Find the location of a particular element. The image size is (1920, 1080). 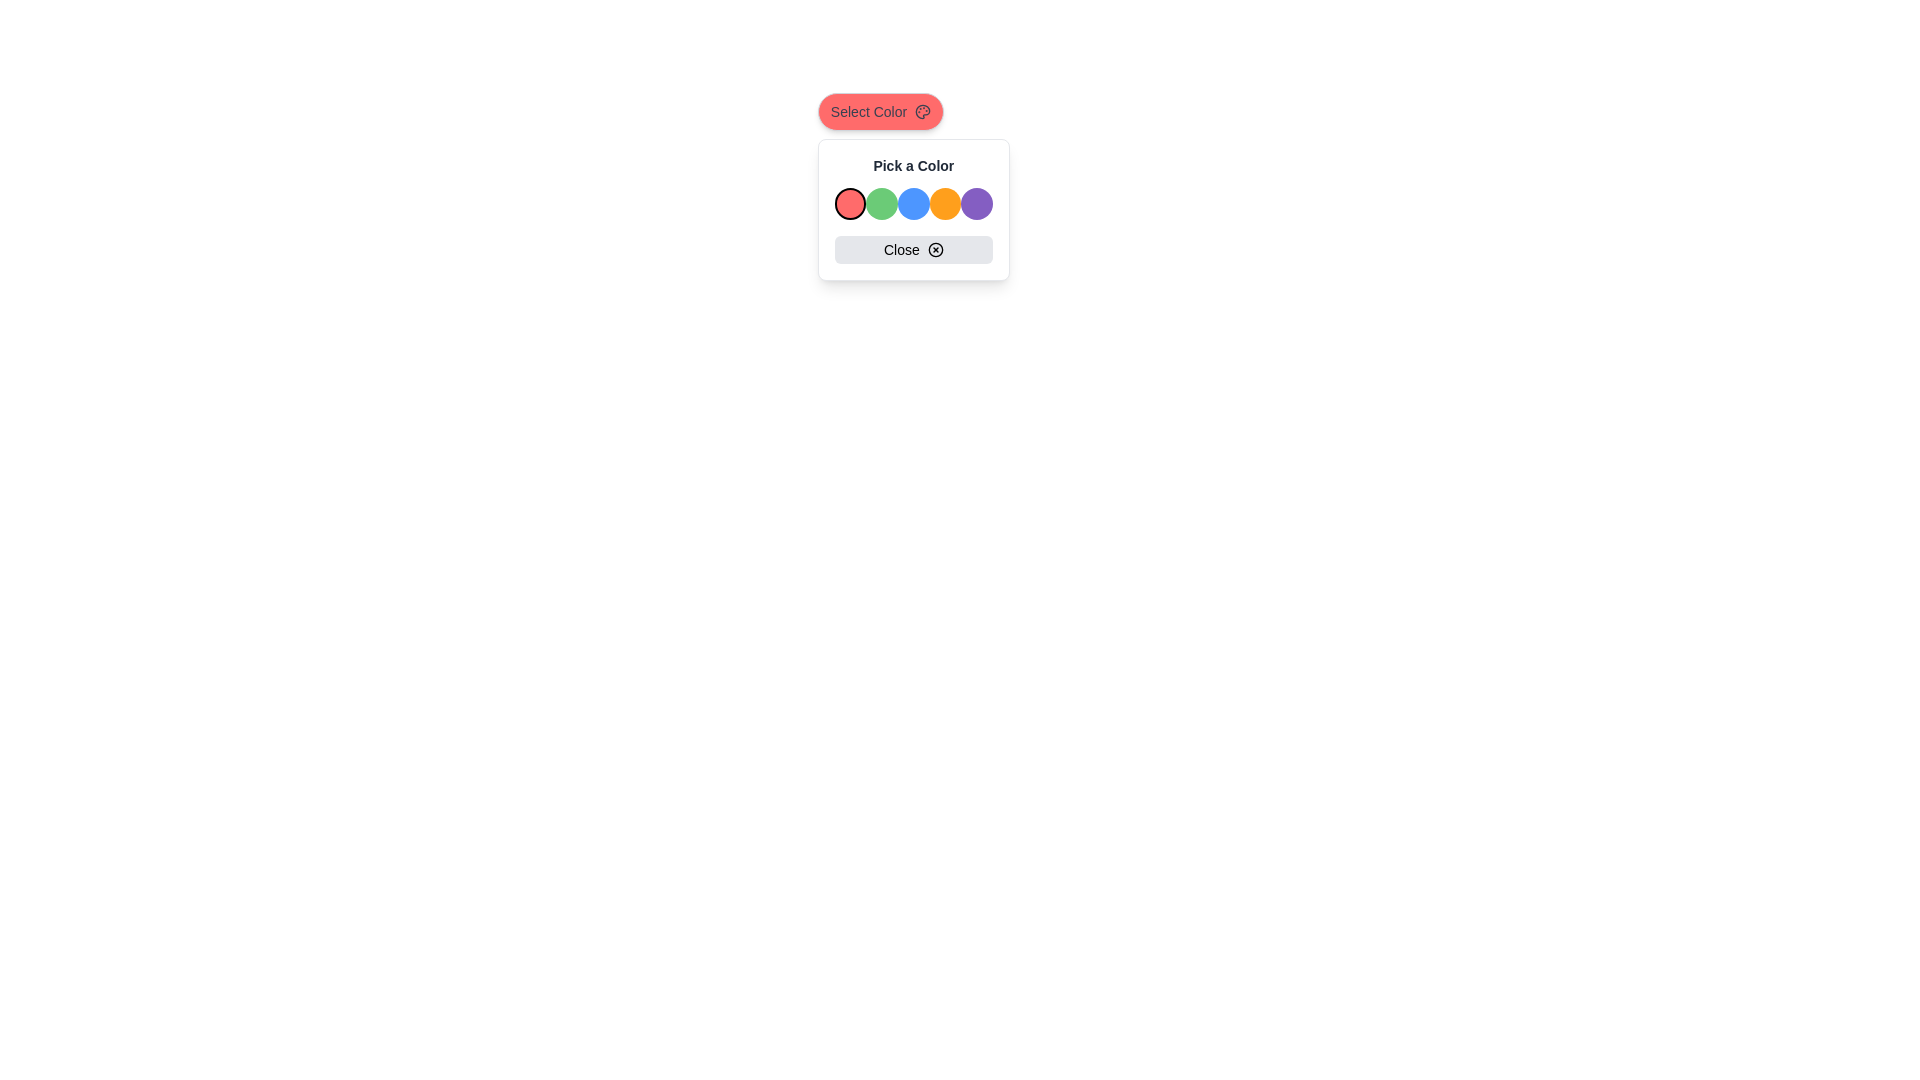

the Color selection button, which is the third circular option in the 'Pick a Color' modal is located at coordinates (912, 204).